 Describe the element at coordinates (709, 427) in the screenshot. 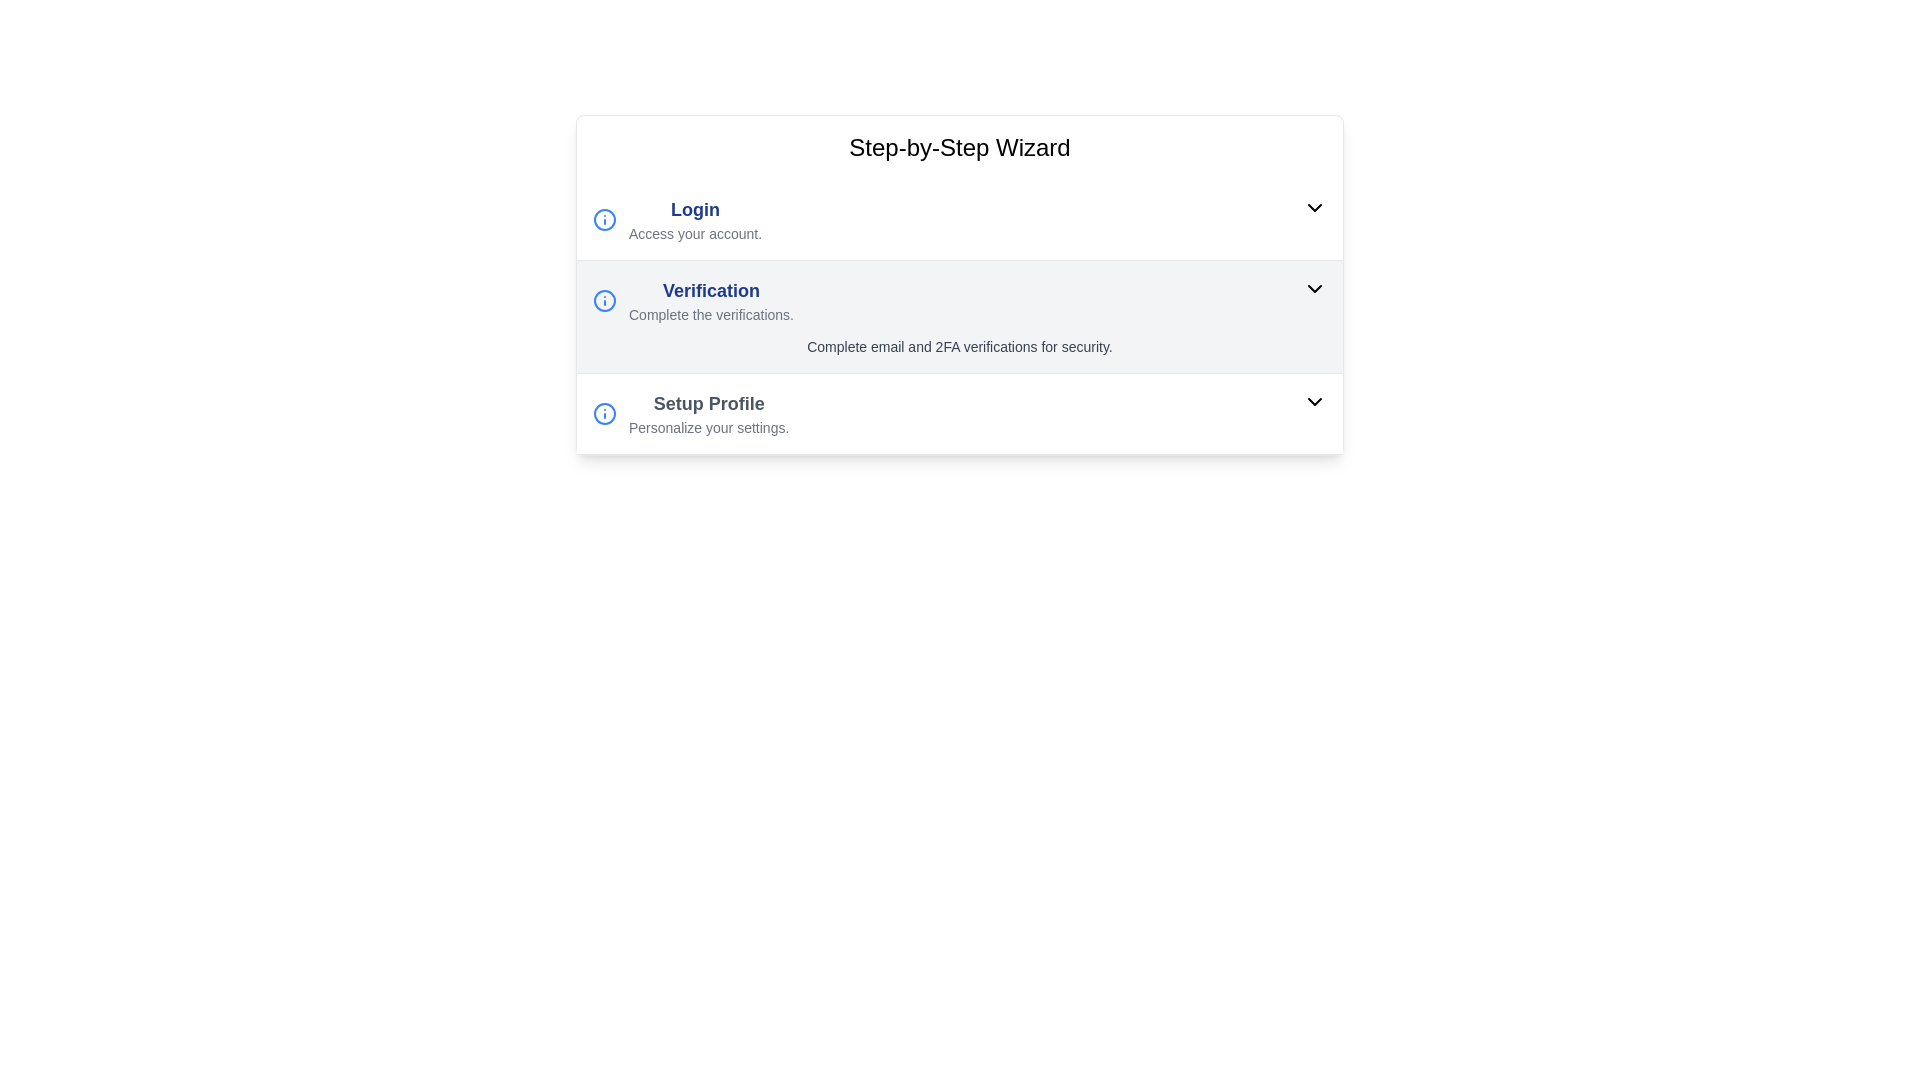

I see `the text label that says 'Personalize your settings.' located beneath the 'Setup Profile' heading in the step-by-step wizard interface` at that location.